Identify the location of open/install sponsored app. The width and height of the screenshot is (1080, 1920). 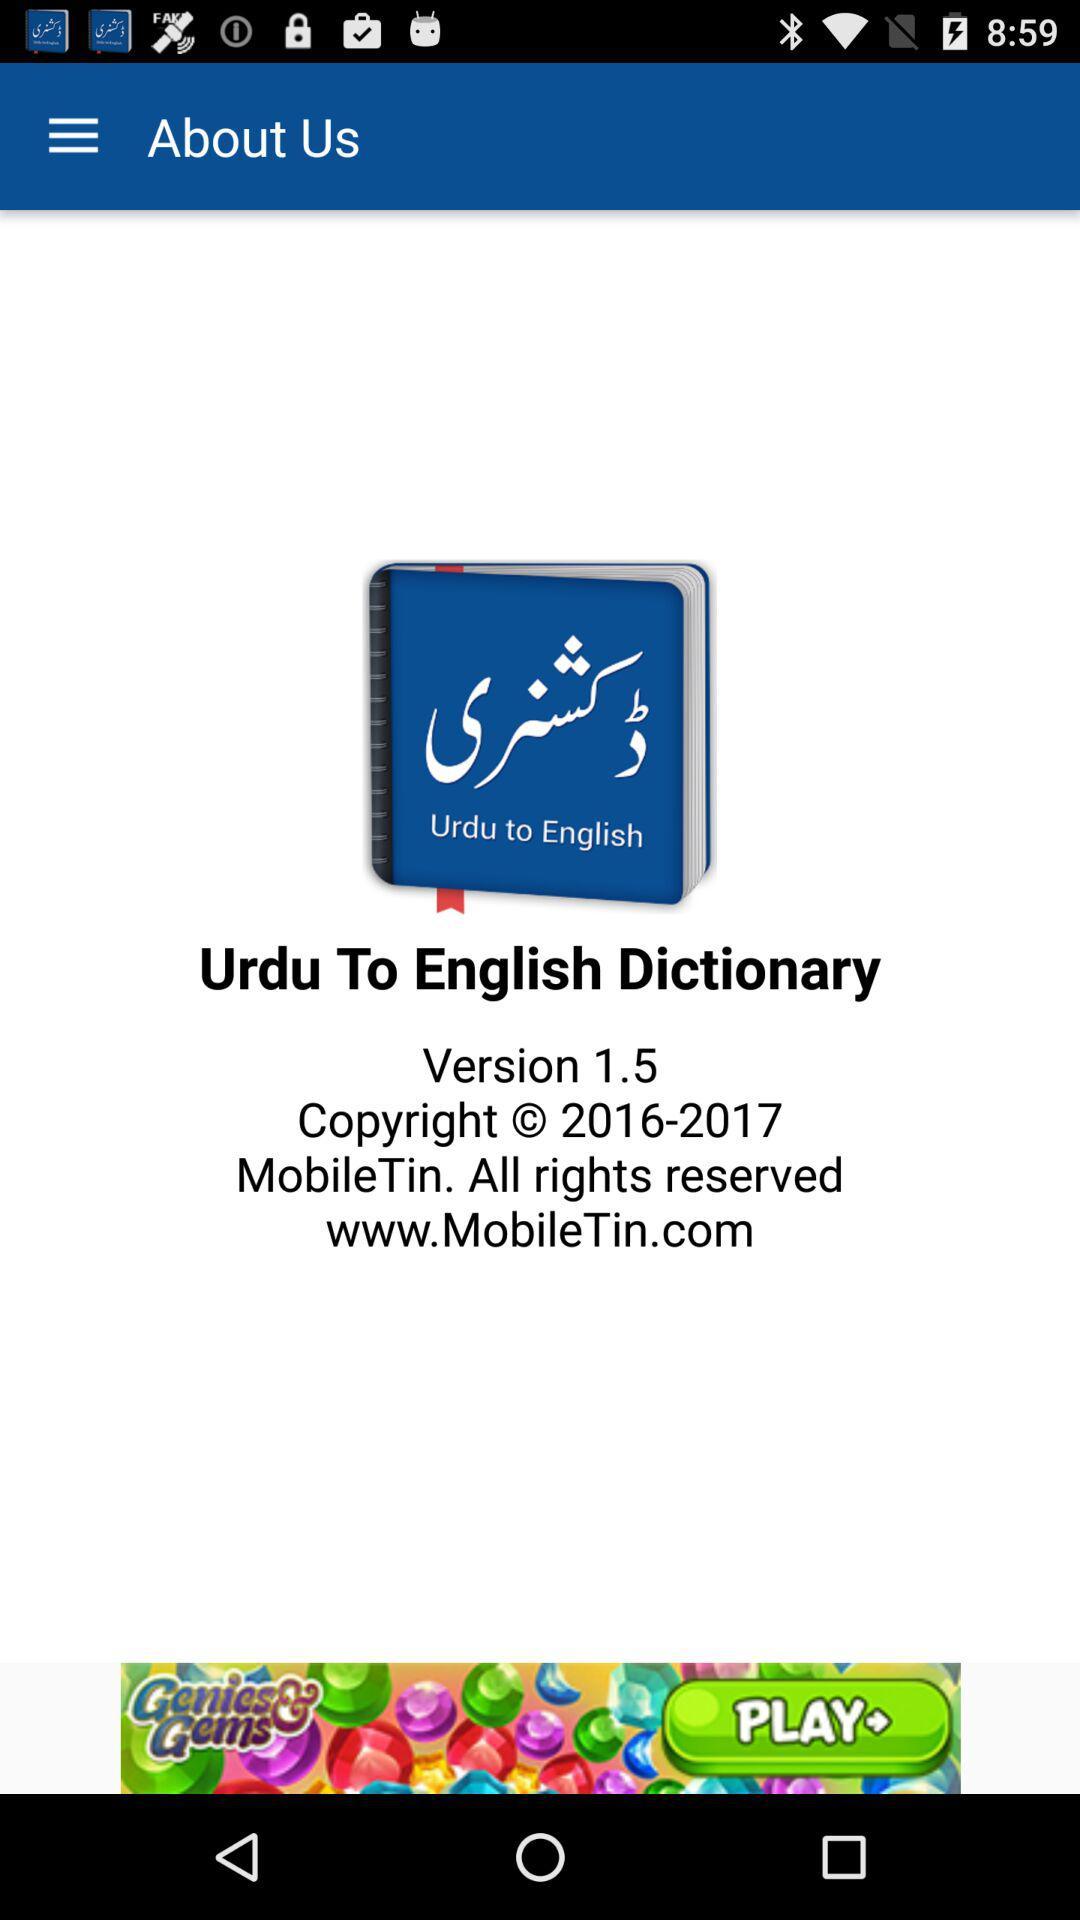
(540, 1727).